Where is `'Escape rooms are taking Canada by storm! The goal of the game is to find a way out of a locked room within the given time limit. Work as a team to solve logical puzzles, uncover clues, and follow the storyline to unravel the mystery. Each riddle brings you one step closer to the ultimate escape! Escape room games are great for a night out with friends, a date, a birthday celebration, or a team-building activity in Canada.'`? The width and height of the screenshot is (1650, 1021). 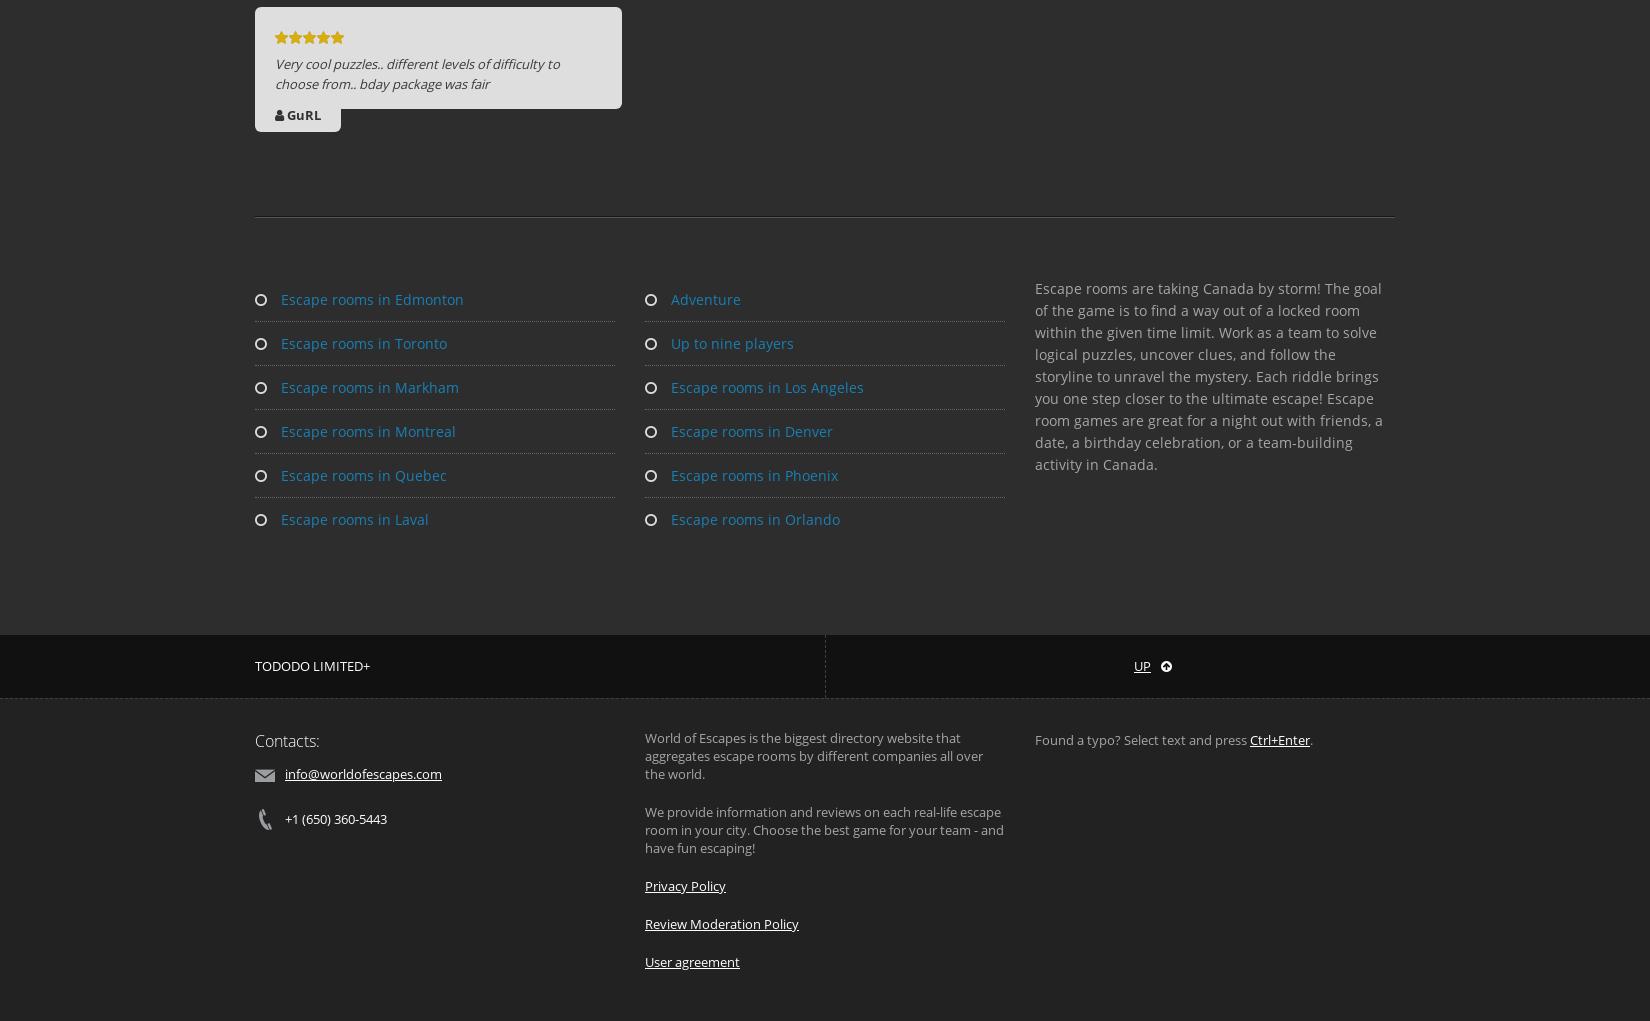
'Escape rooms are taking Canada by storm! The goal of the game is to find a way out of a locked room within the given time limit. Work as a team to solve logical puzzles, uncover clues, and follow the storyline to unravel the mystery. Each riddle brings you one step closer to the ultimate escape! Escape room games are great for a night out with friends, a date, a birthday celebration, or a team-building activity in Canada.' is located at coordinates (1208, 376).